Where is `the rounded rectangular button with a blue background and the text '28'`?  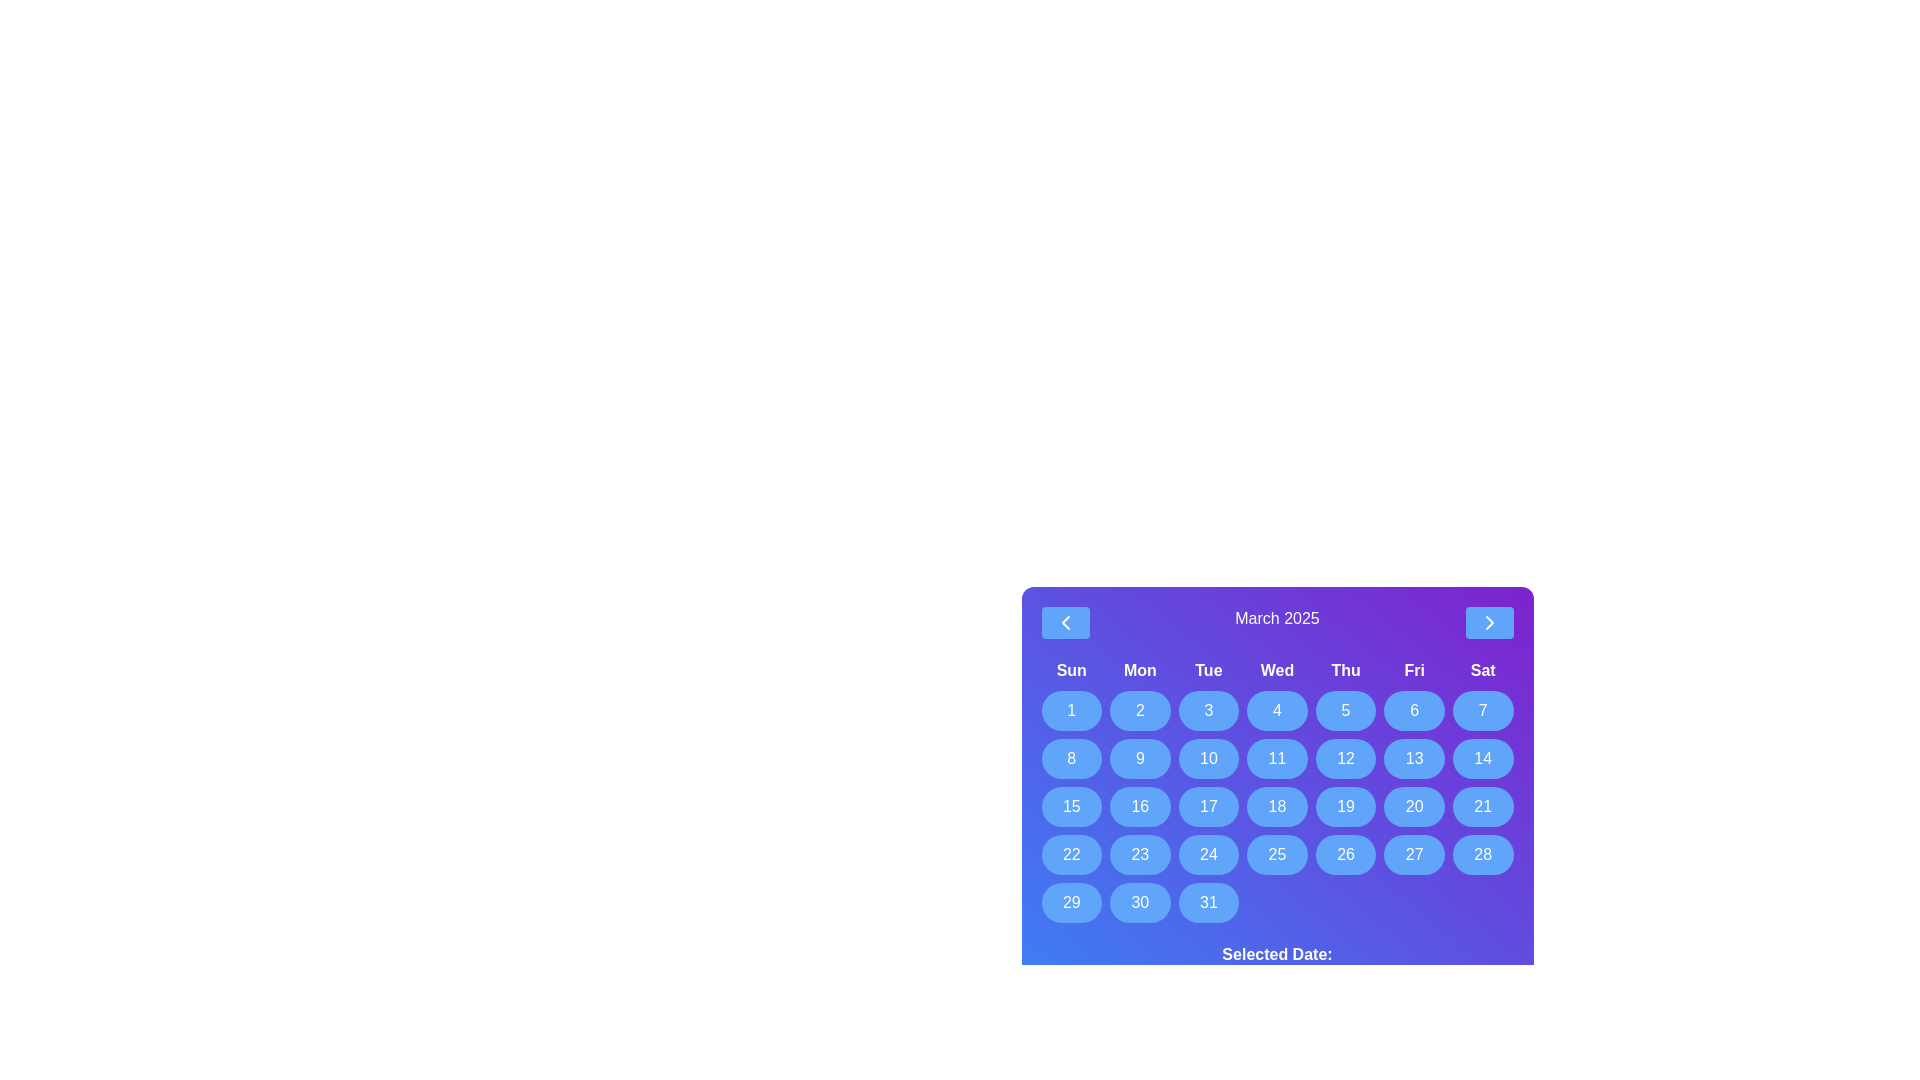 the rounded rectangular button with a blue background and the text '28' is located at coordinates (1483, 855).